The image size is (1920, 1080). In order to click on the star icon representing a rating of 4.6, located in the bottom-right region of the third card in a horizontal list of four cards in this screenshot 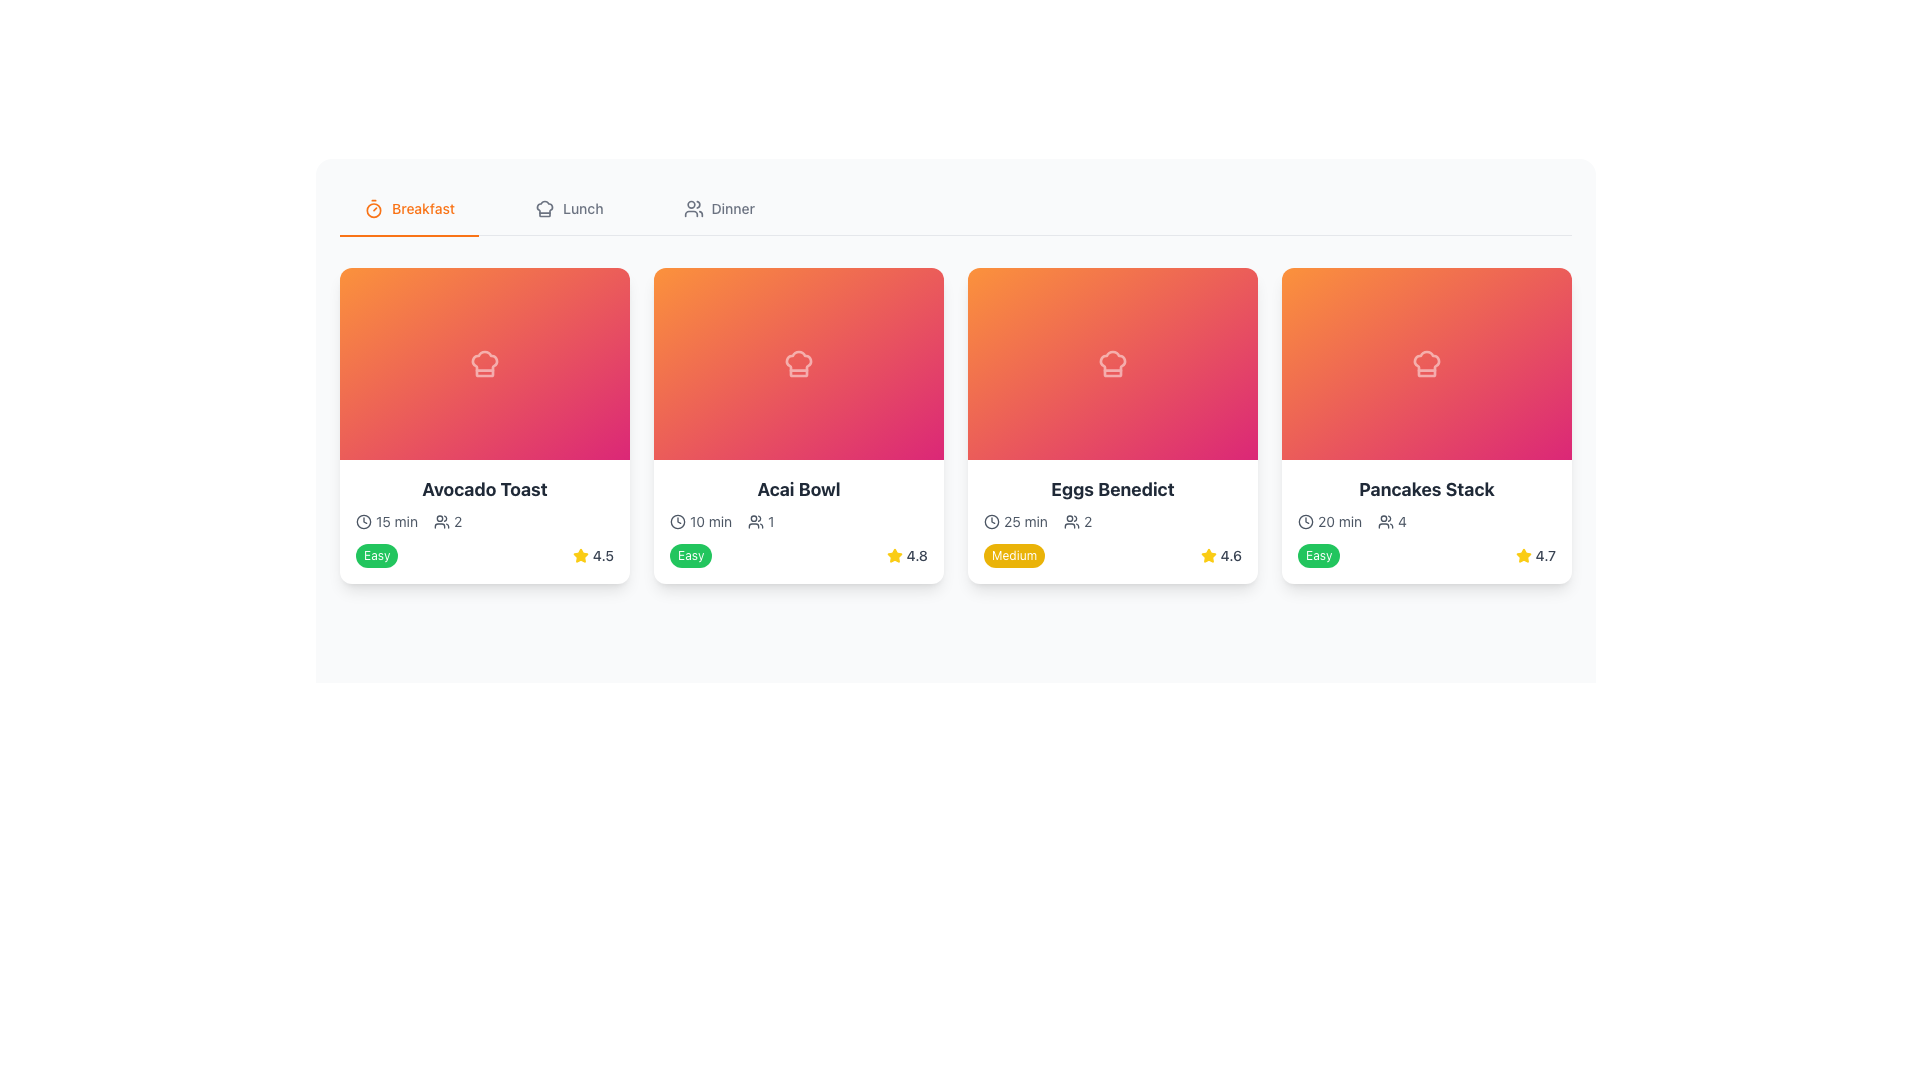, I will do `click(893, 555)`.